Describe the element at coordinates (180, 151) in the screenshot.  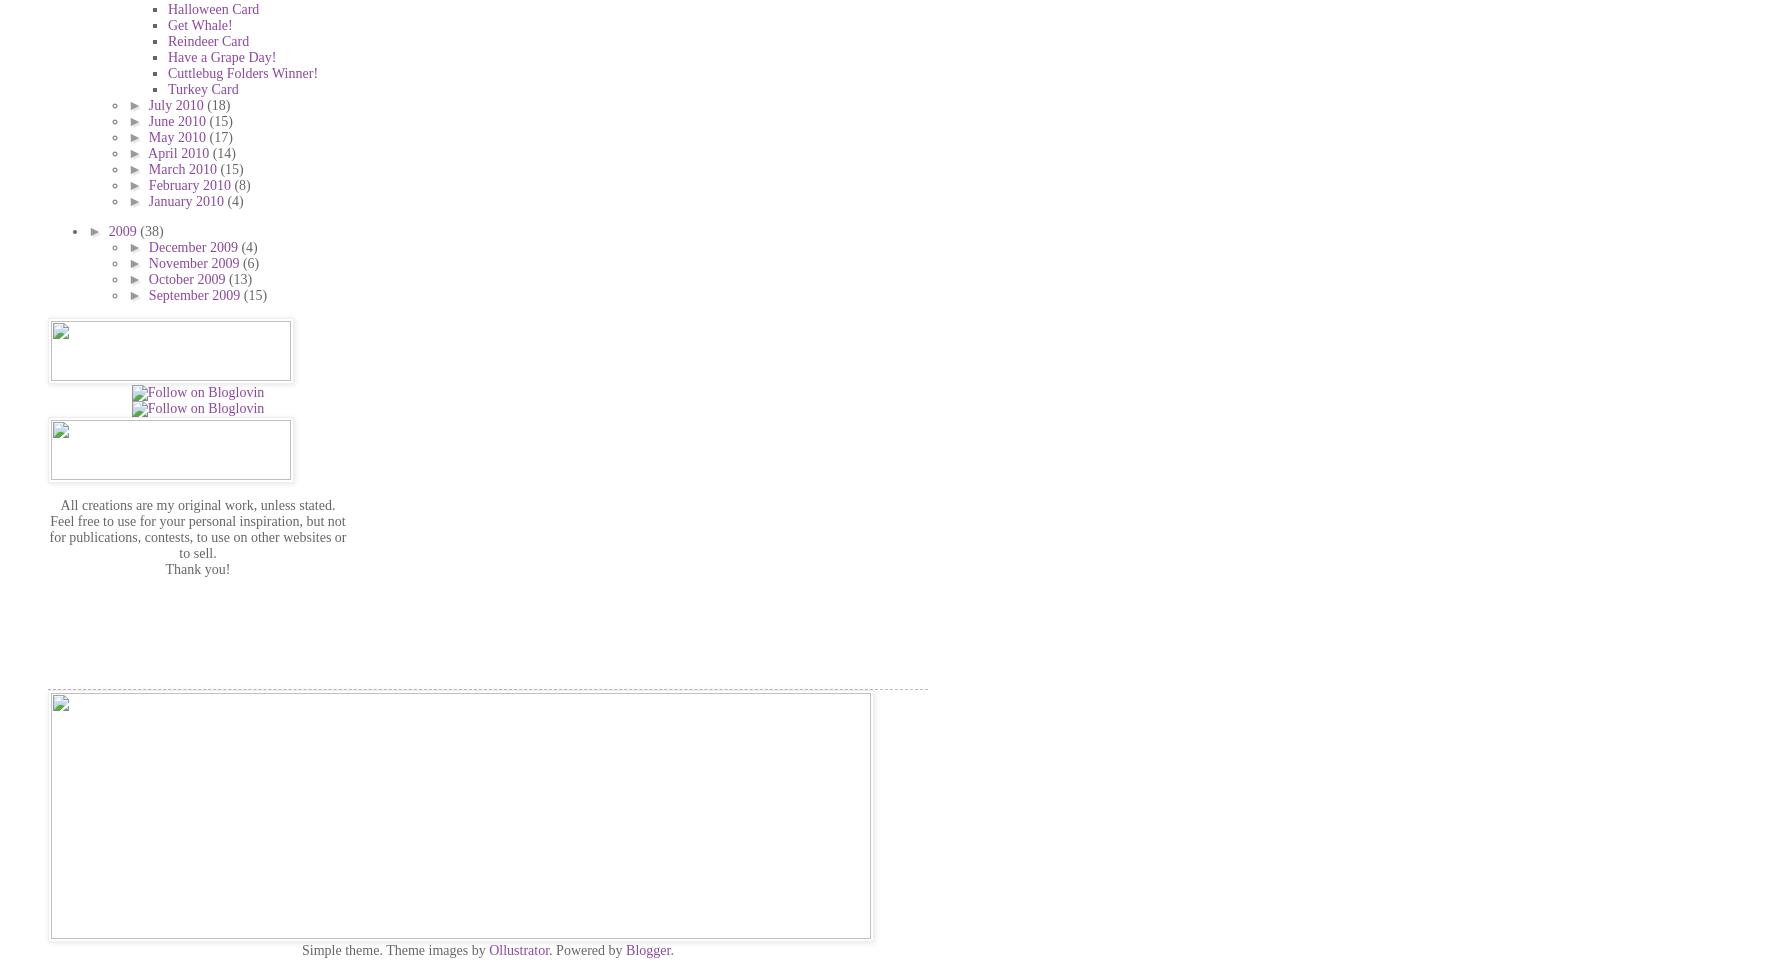
I see `'April 2010'` at that location.